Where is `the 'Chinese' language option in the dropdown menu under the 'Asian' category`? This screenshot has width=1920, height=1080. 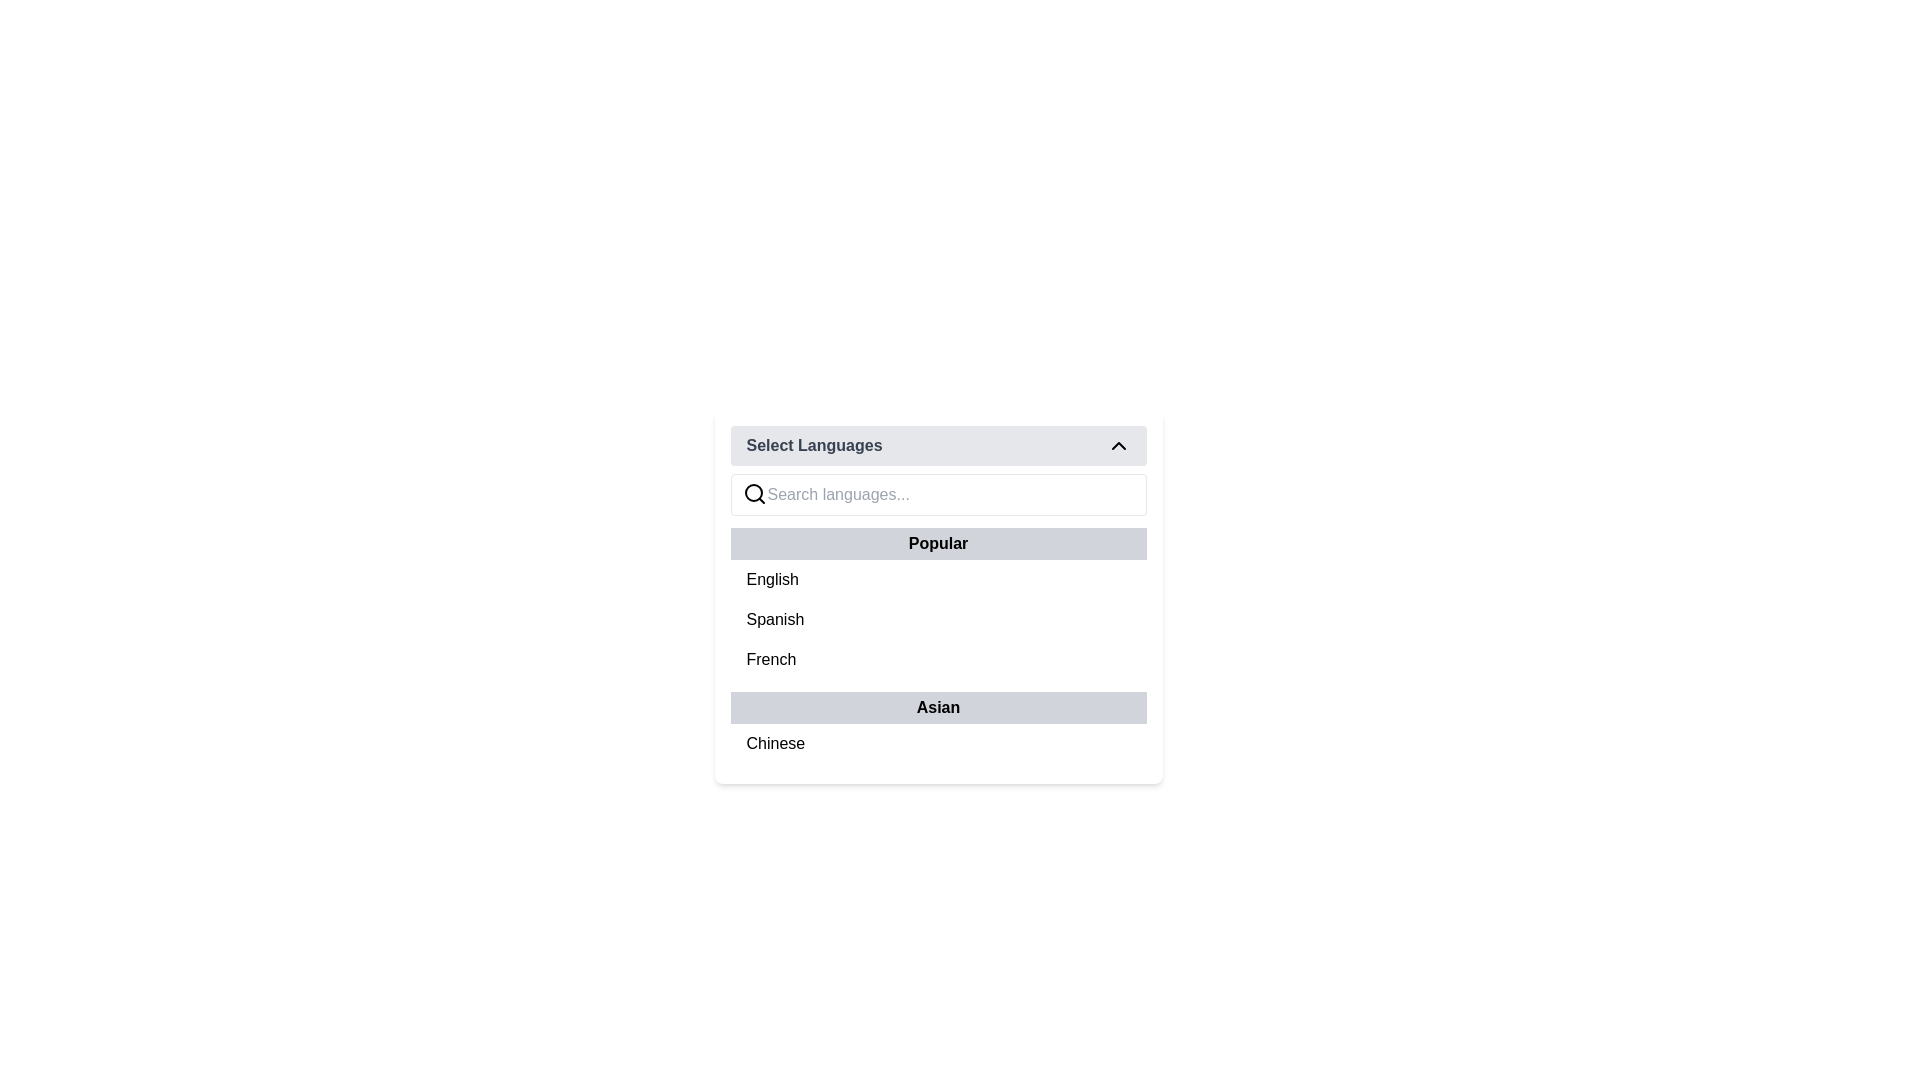 the 'Chinese' language option in the dropdown menu under the 'Asian' category is located at coordinates (774, 744).